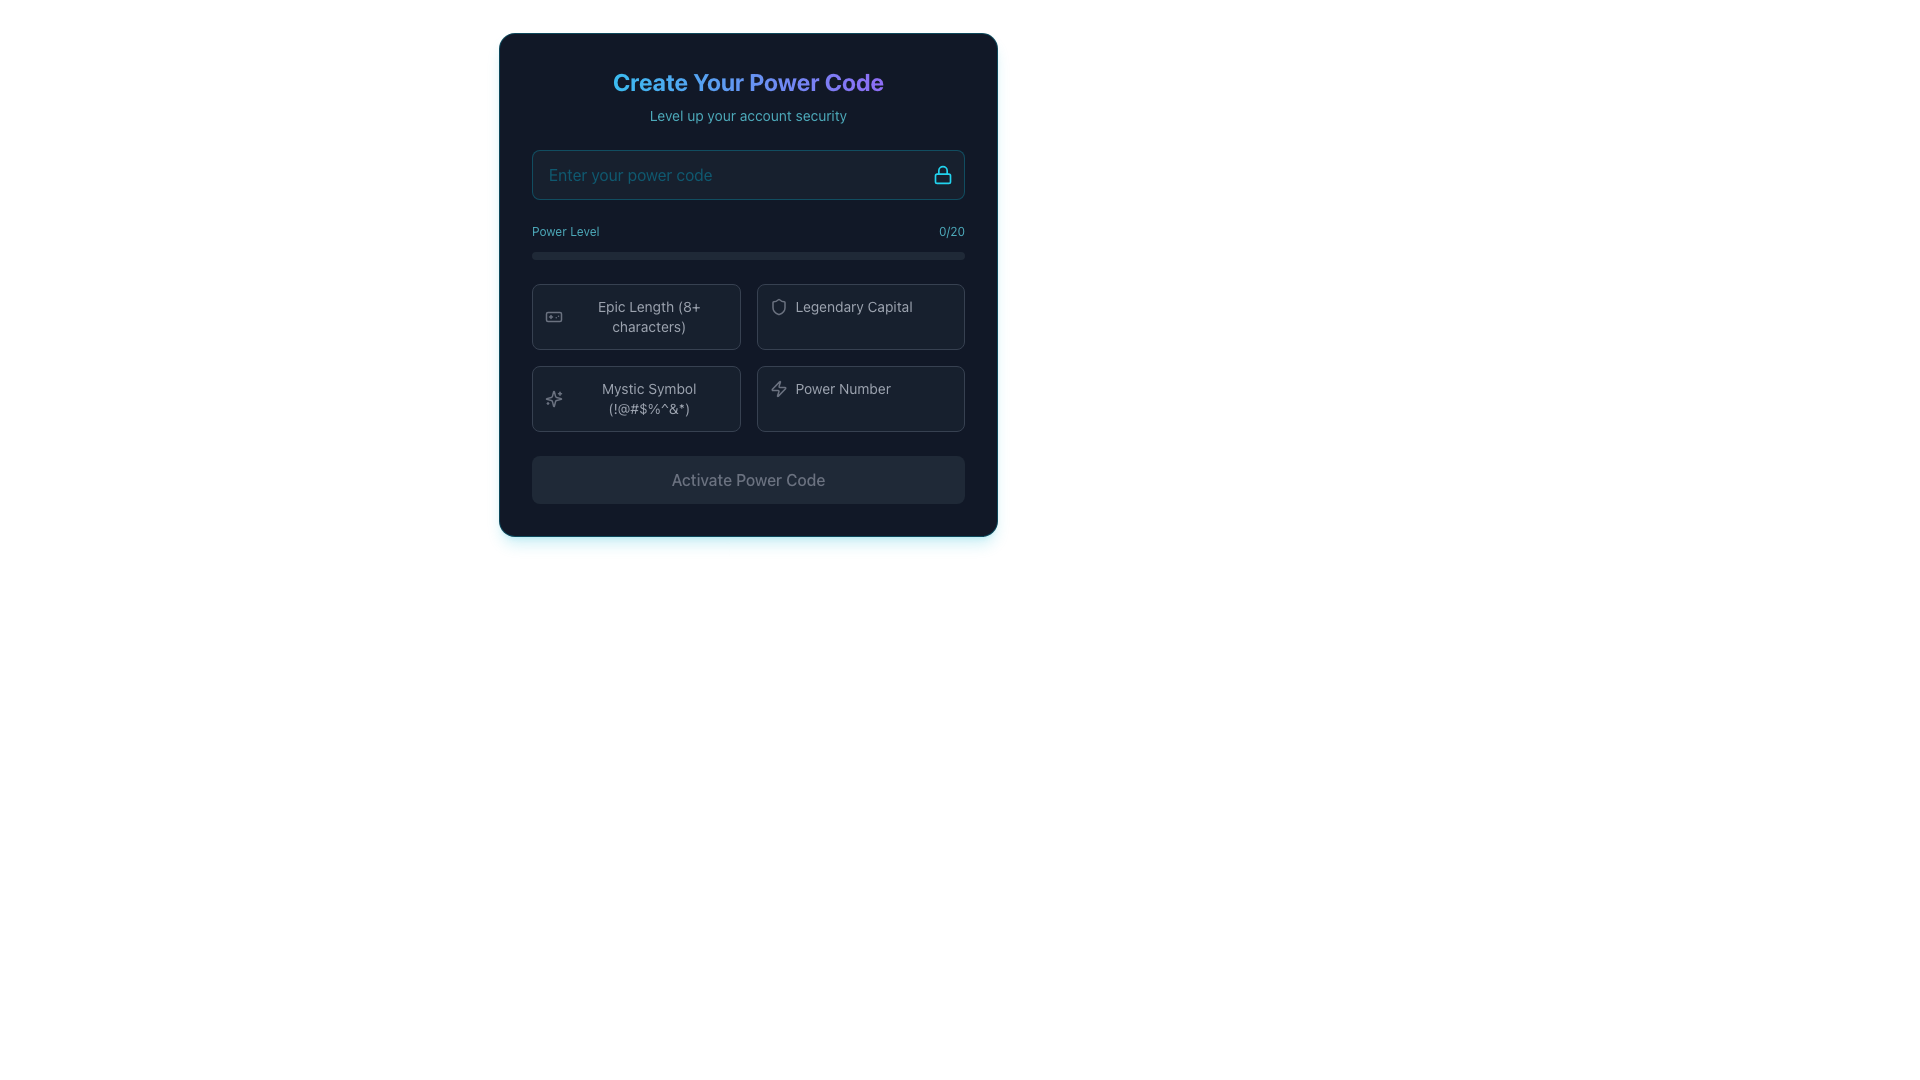 The width and height of the screenshot is (1920, 1080). I want to click on the 'Power Number' icon and text label combination located in the bottom-right quadrant of the layout, so click(860, 389).